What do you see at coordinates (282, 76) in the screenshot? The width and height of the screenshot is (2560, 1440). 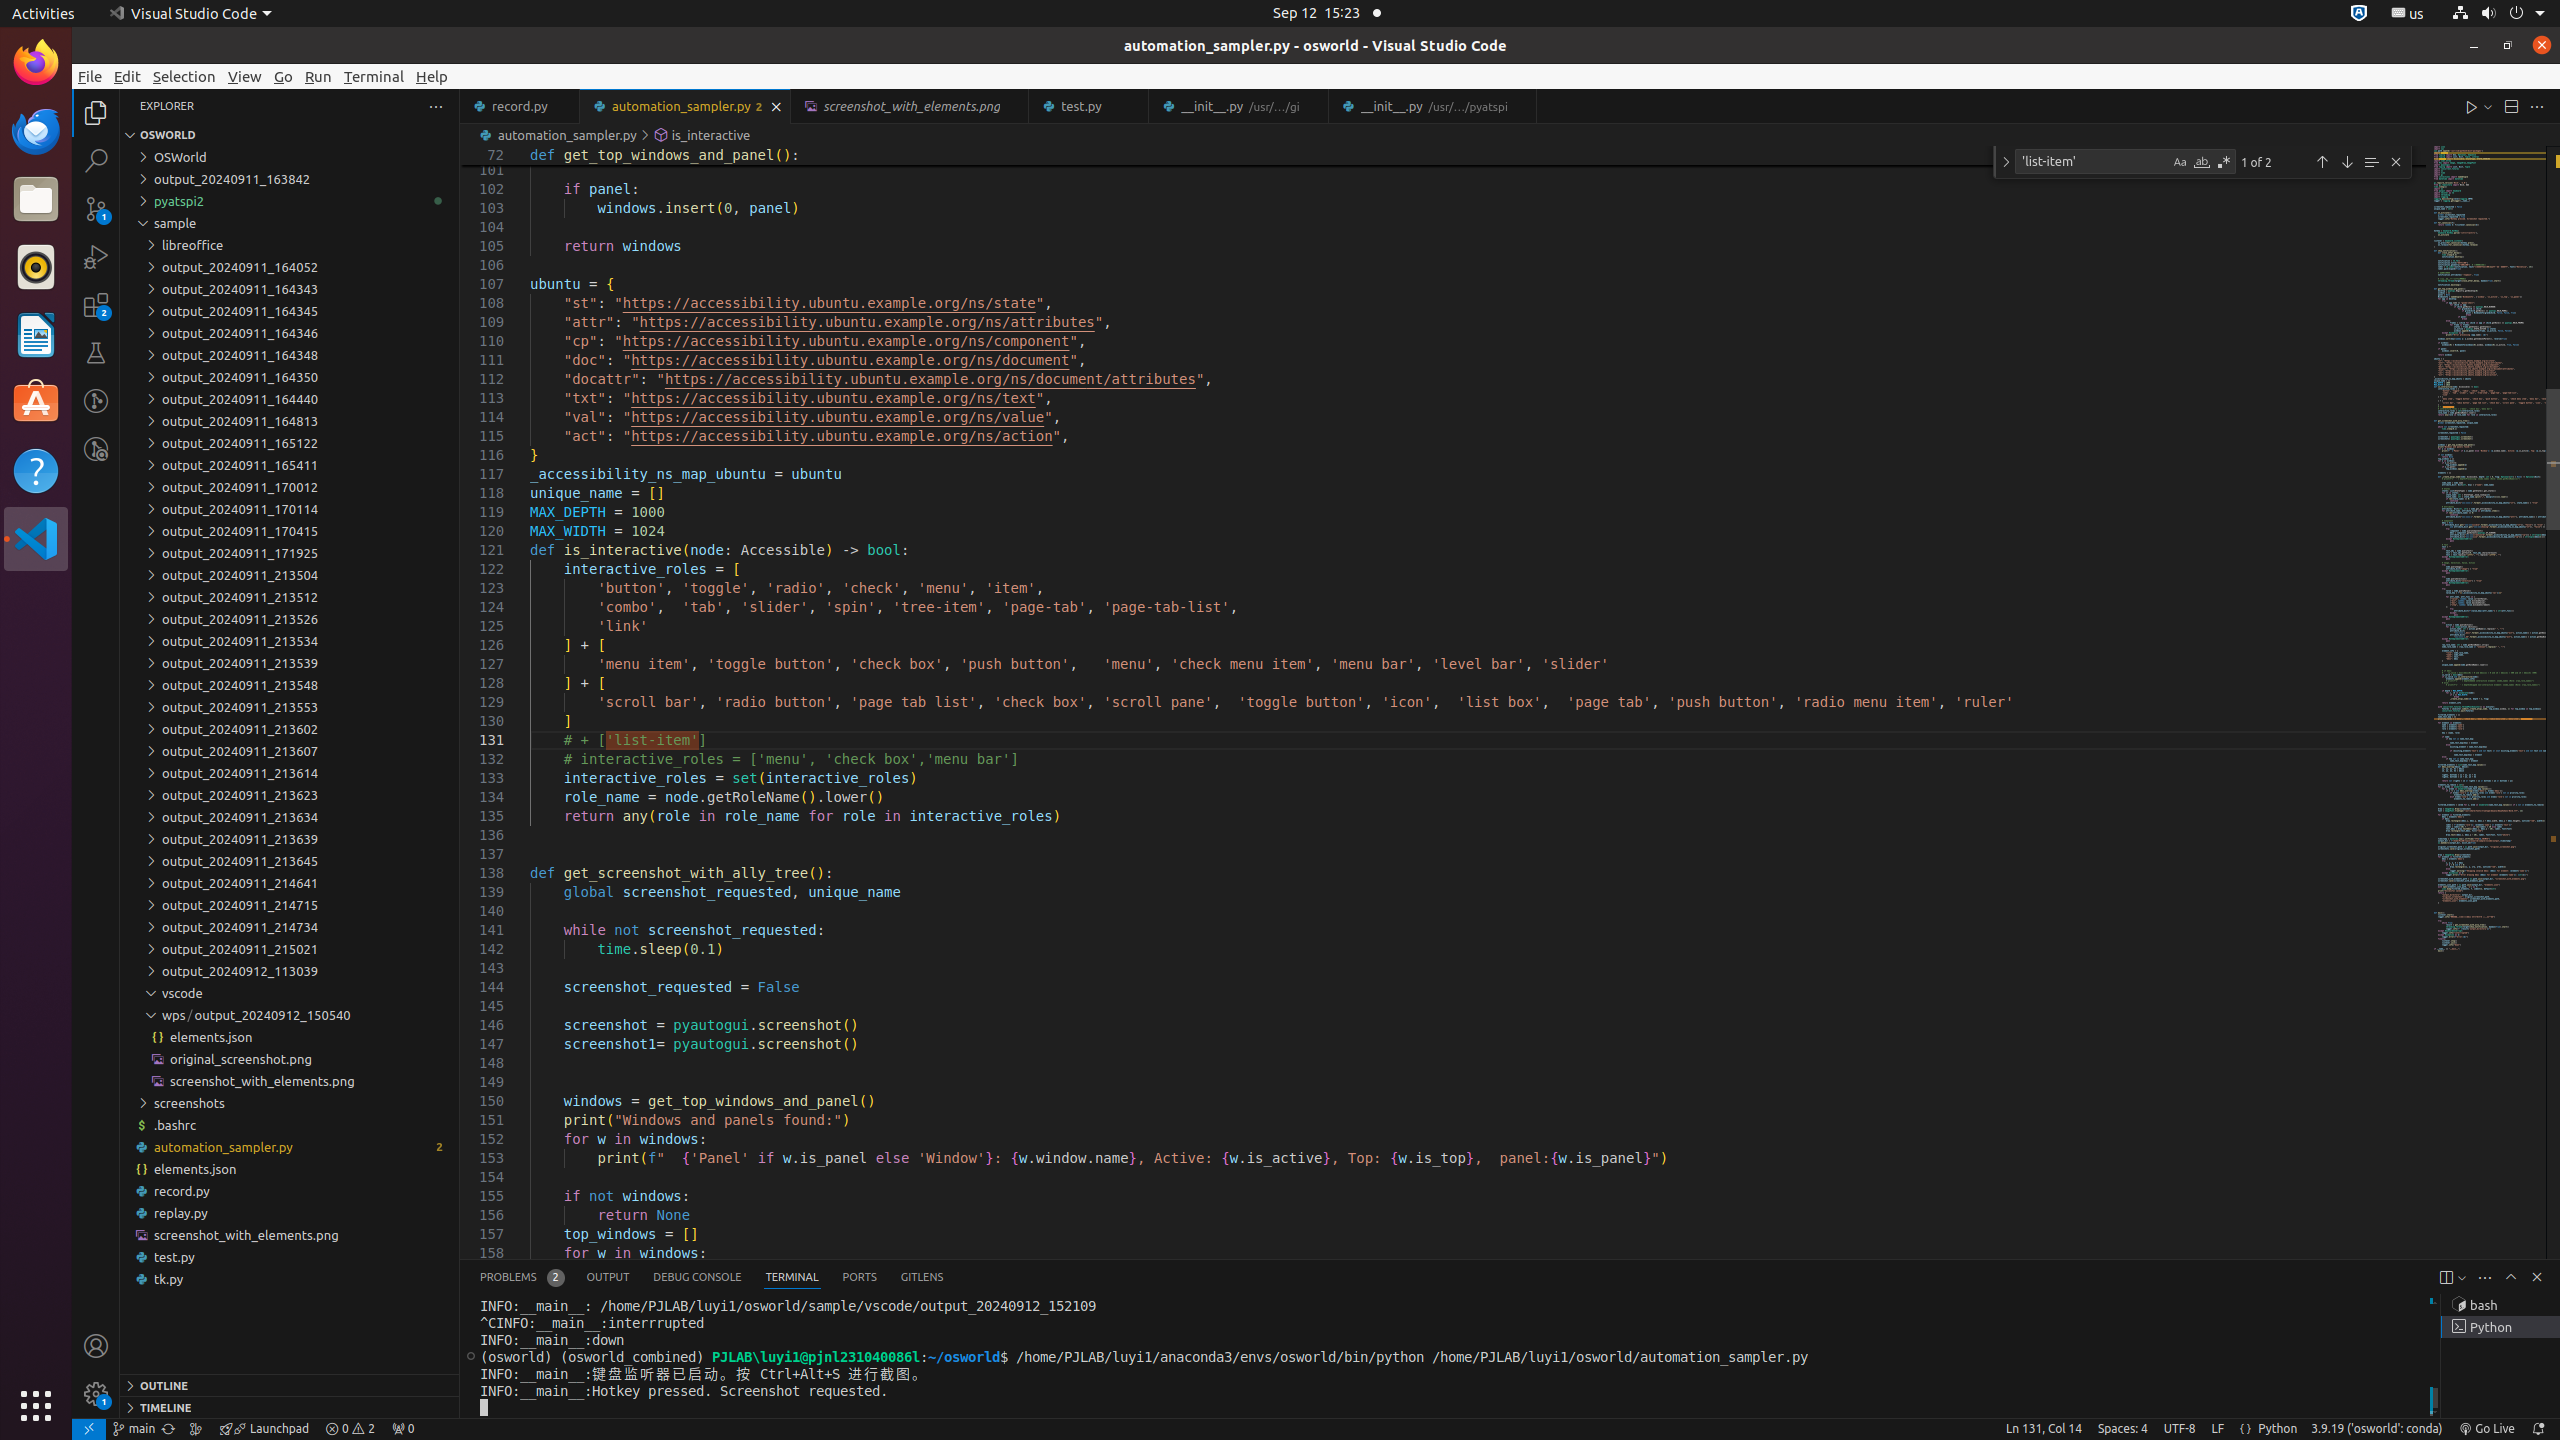 I see `'Go'` at bounding box center [282, 76].